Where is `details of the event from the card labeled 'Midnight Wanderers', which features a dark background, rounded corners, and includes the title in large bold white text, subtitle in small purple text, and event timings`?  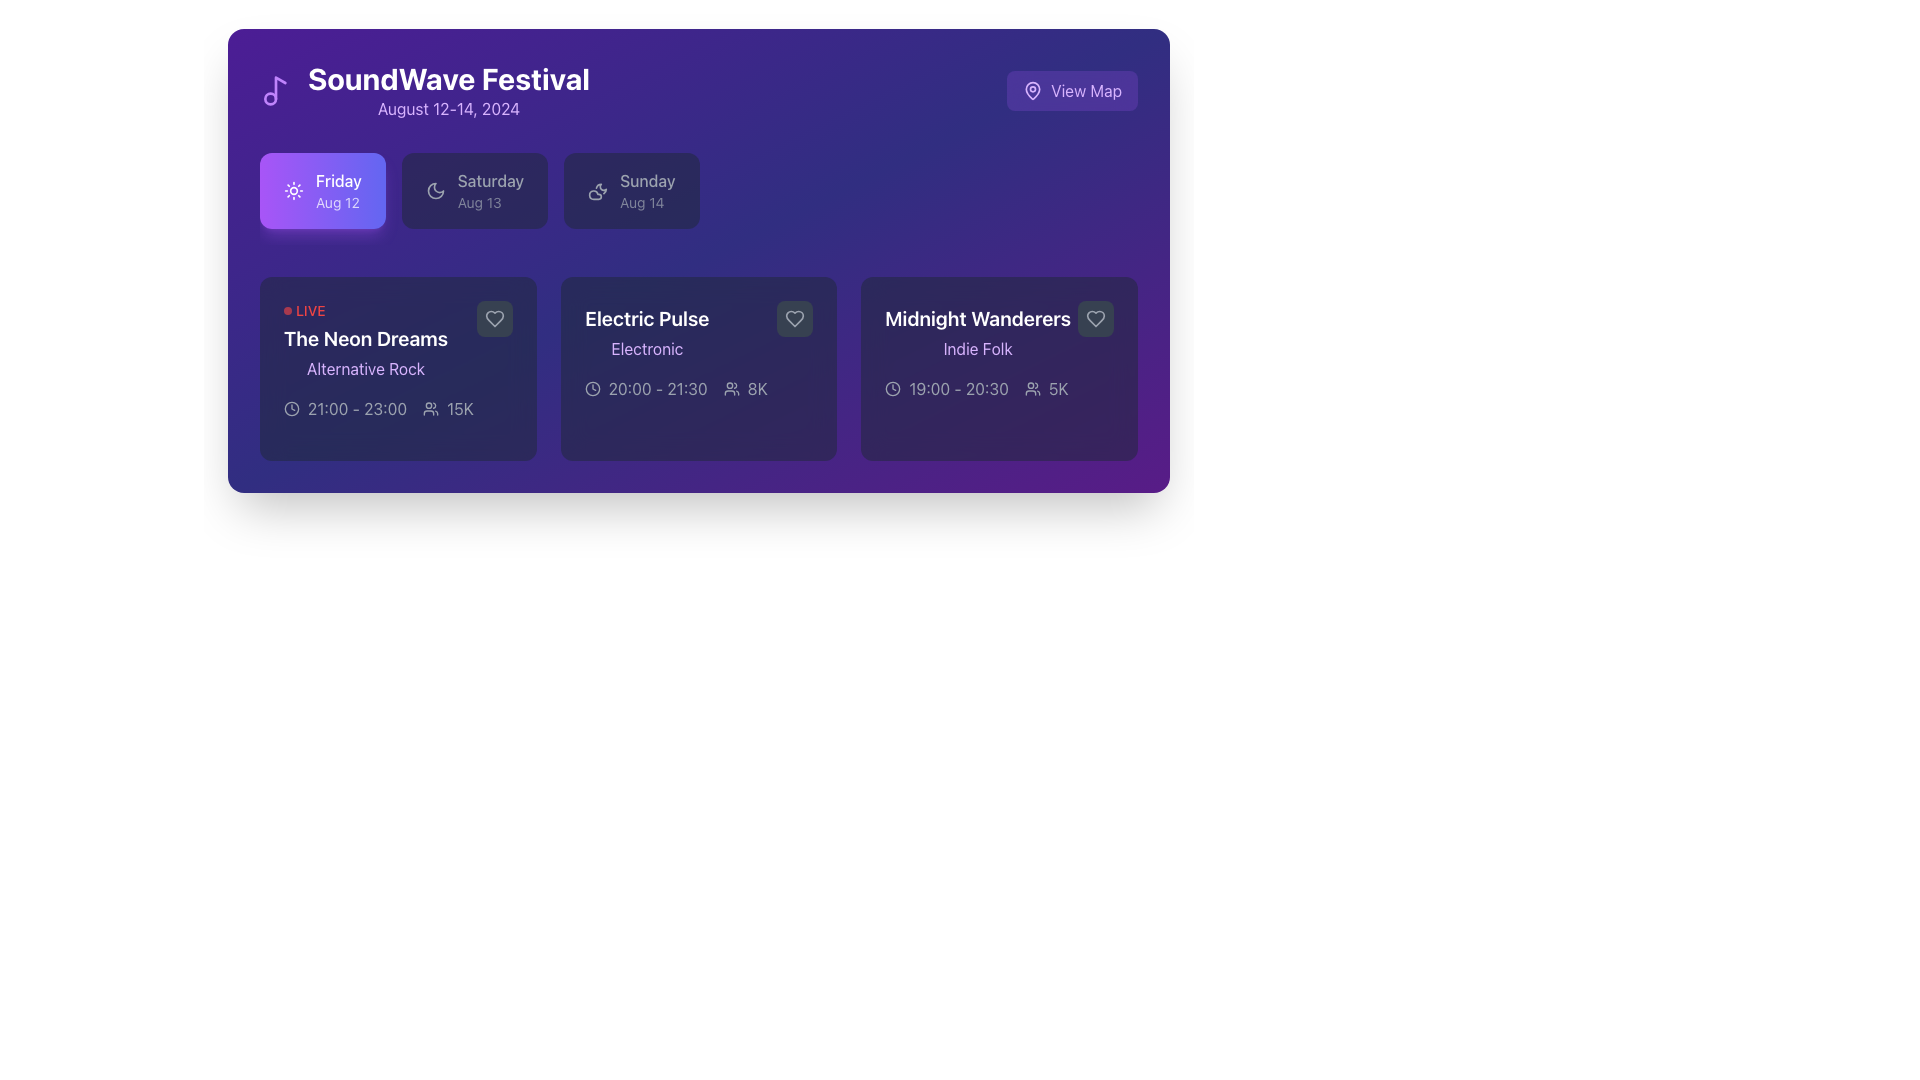
details of the event from the card labeled 'Midnight Wanderers', which features a dark background, rounded corners, and includes the title in large bold white text, subtitle in small purple text, and event timings is located at coordinates (999, 357).